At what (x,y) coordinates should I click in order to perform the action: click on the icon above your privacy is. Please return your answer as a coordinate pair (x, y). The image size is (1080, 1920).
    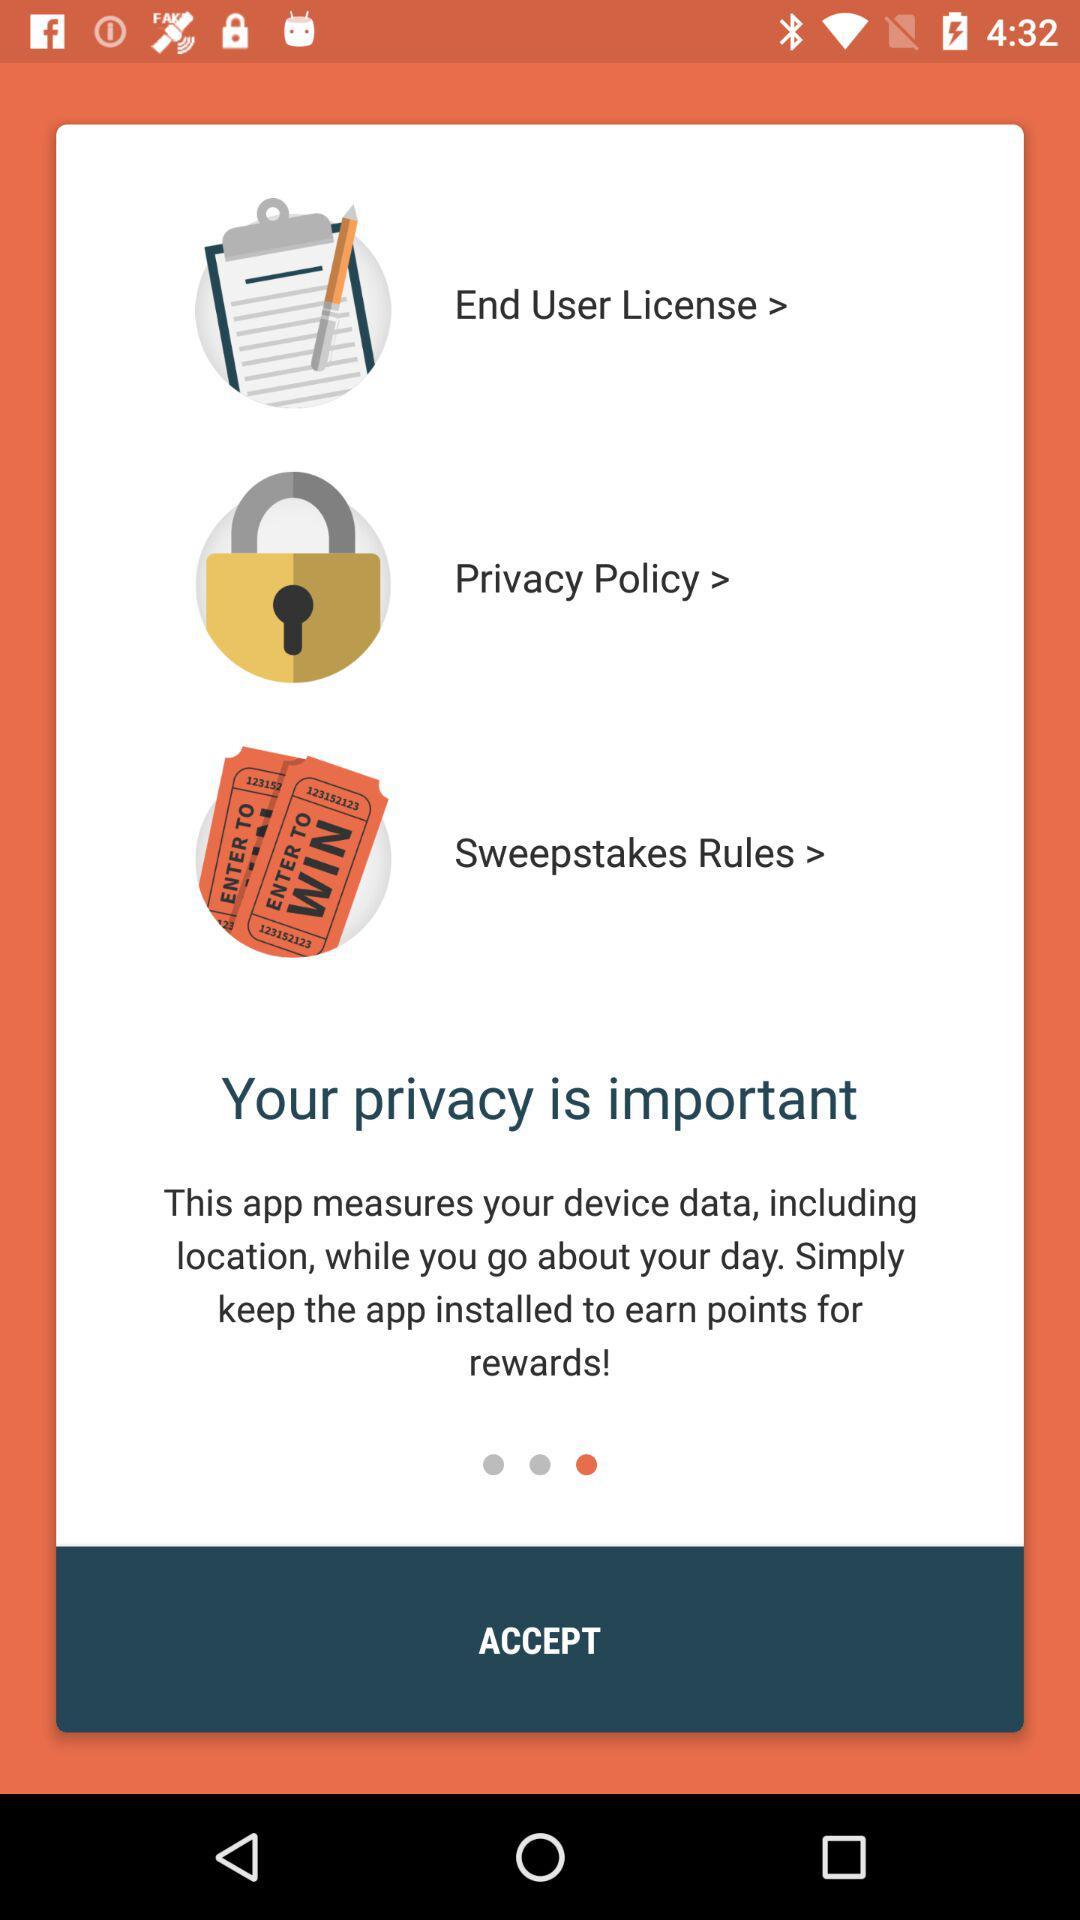
    Looking at the image, I should click on (677, 851).